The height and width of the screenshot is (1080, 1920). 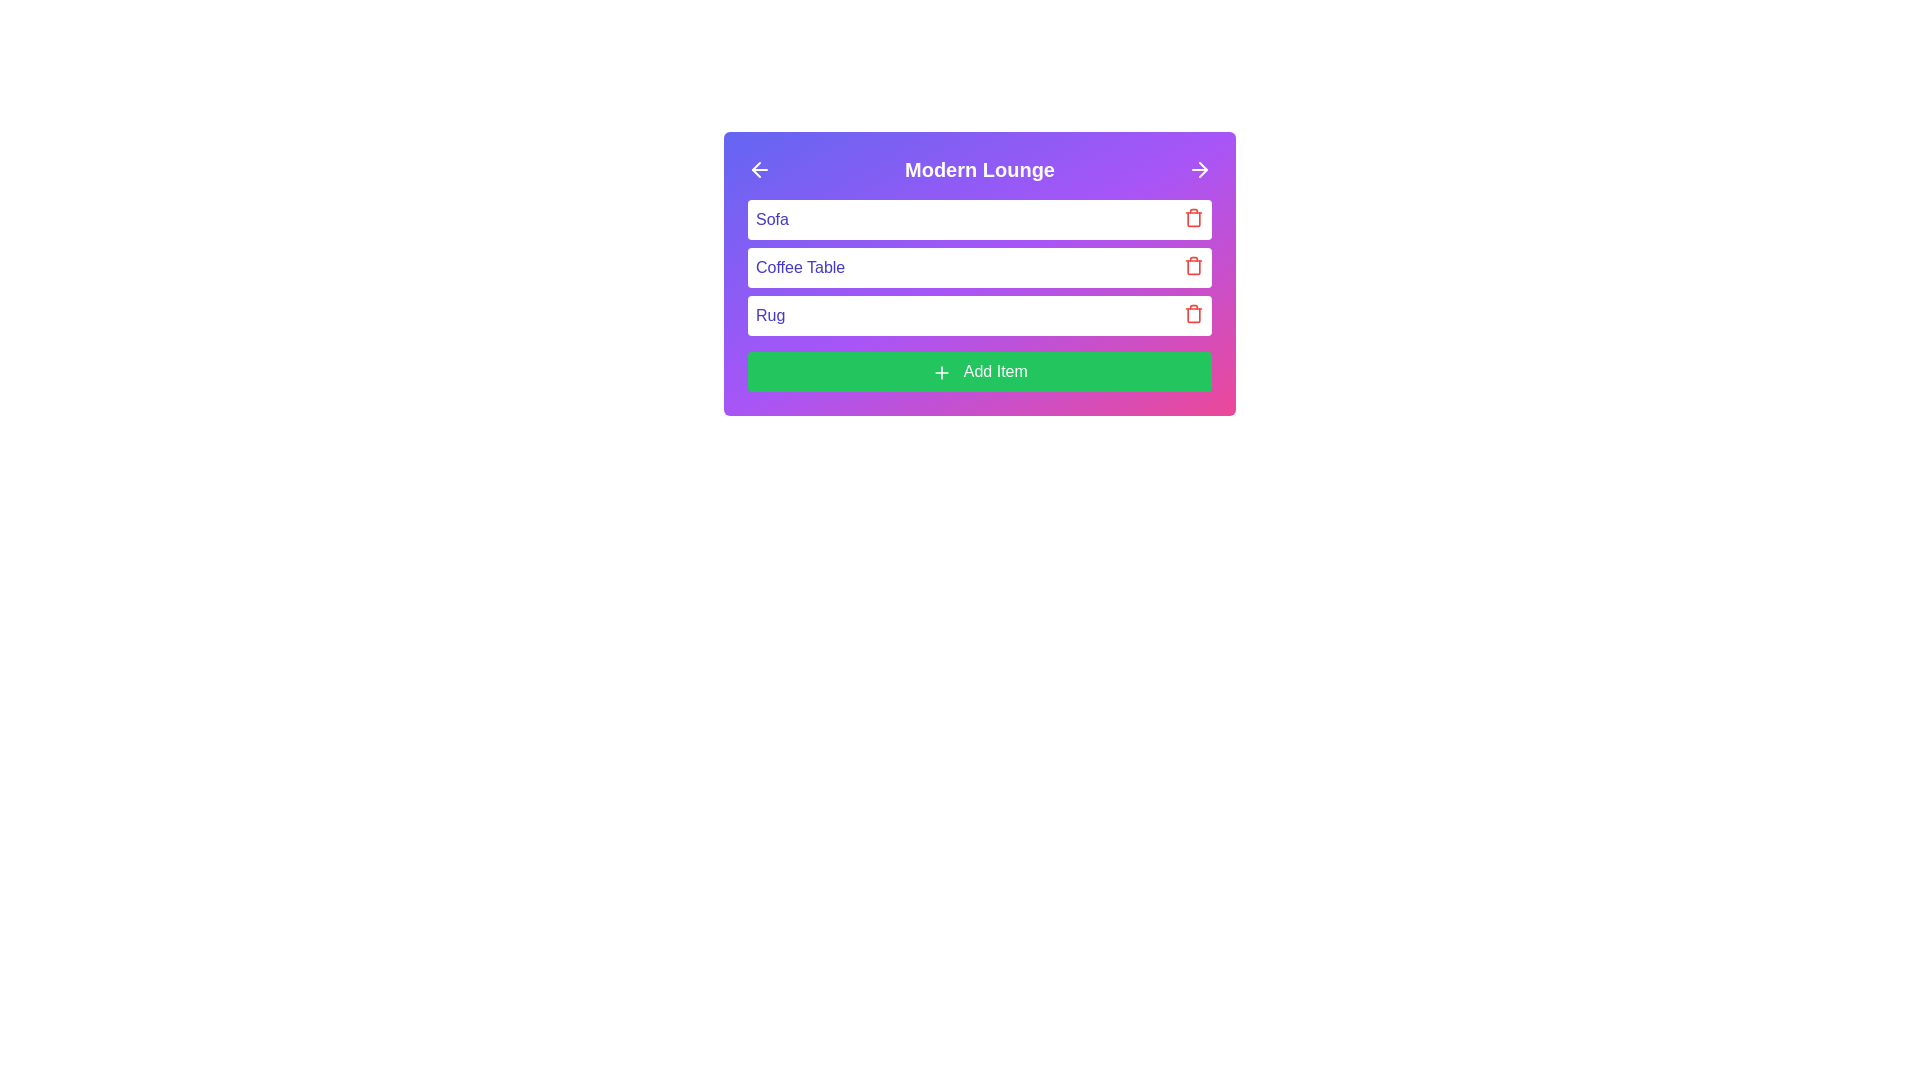 What do you see at coordinates (979, 168) in the screenshot?
I see `the header text that indicates the current section or category in the user interface, centrally placed at the top and flanked by navigation arrows` at bounding box center [979, 168].